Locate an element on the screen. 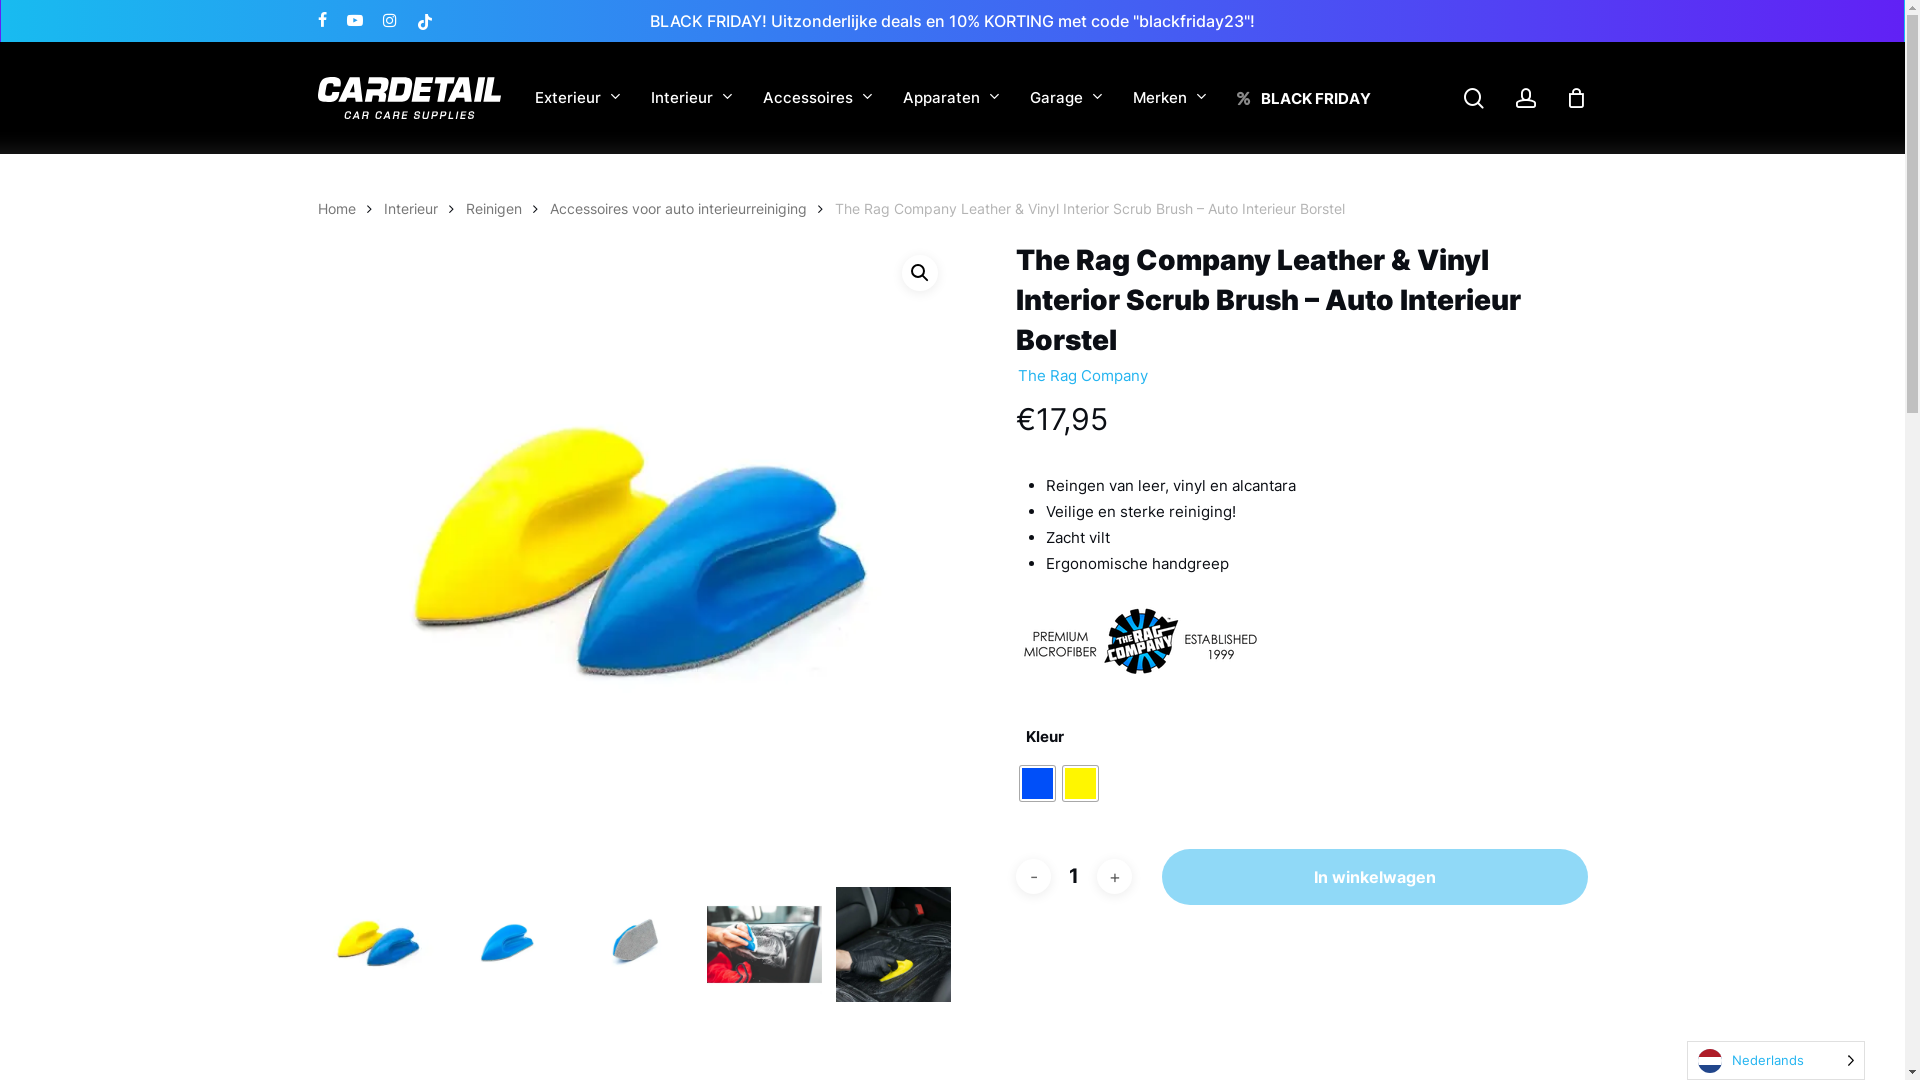 The height and width of the screenshot is (1080, 1920). 'Geel' is located at coordinates (1079, 782).